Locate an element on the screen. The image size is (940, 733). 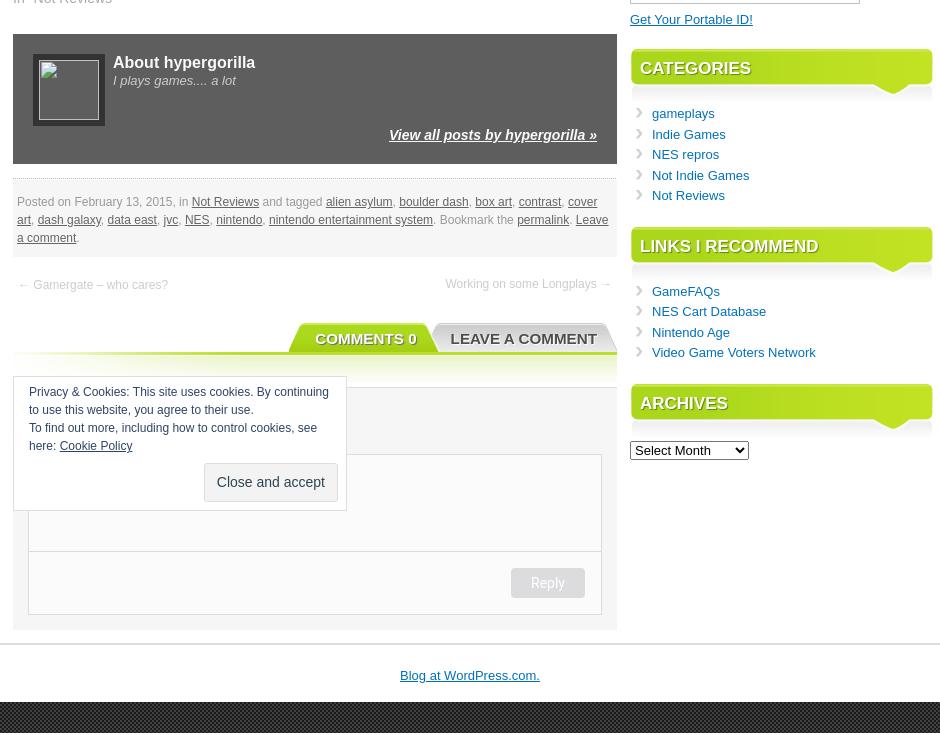
'Not Indie Games' is located at coordinates (699, 173).